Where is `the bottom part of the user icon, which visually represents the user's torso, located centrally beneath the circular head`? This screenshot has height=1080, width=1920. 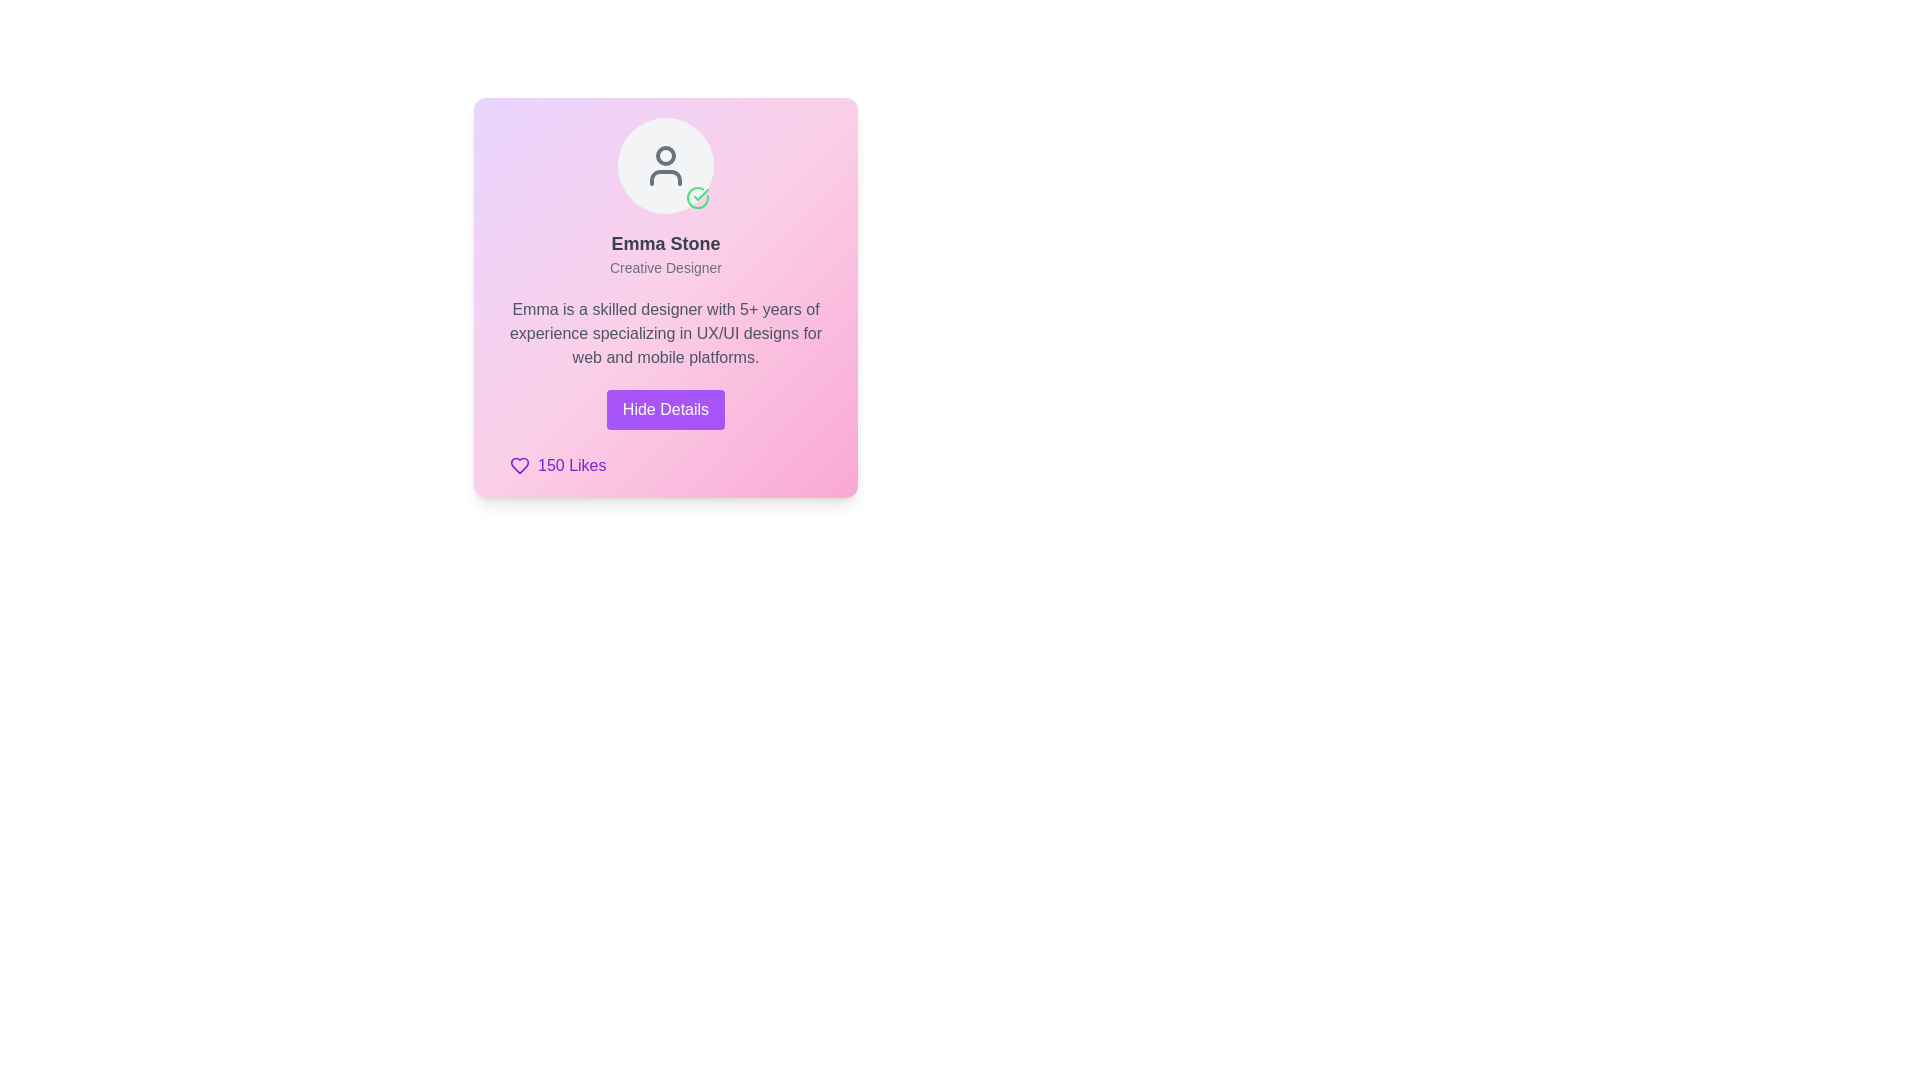 the bottom part of the user icon, which visually represents the user's torso, located centrally beneath the circular head is located at coordinates (666, 176).